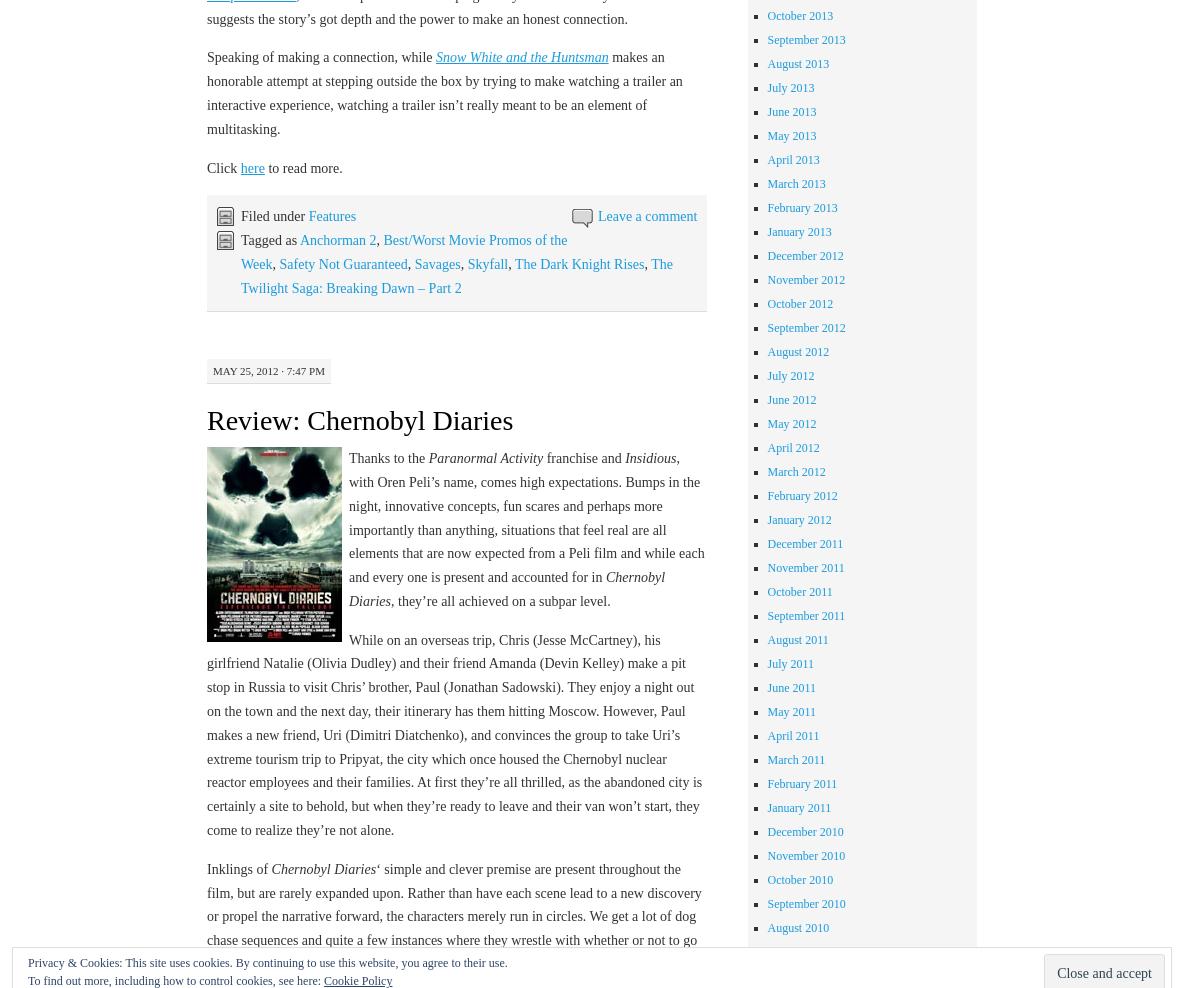  I want to click on 'March 2013', so click(765, 181).